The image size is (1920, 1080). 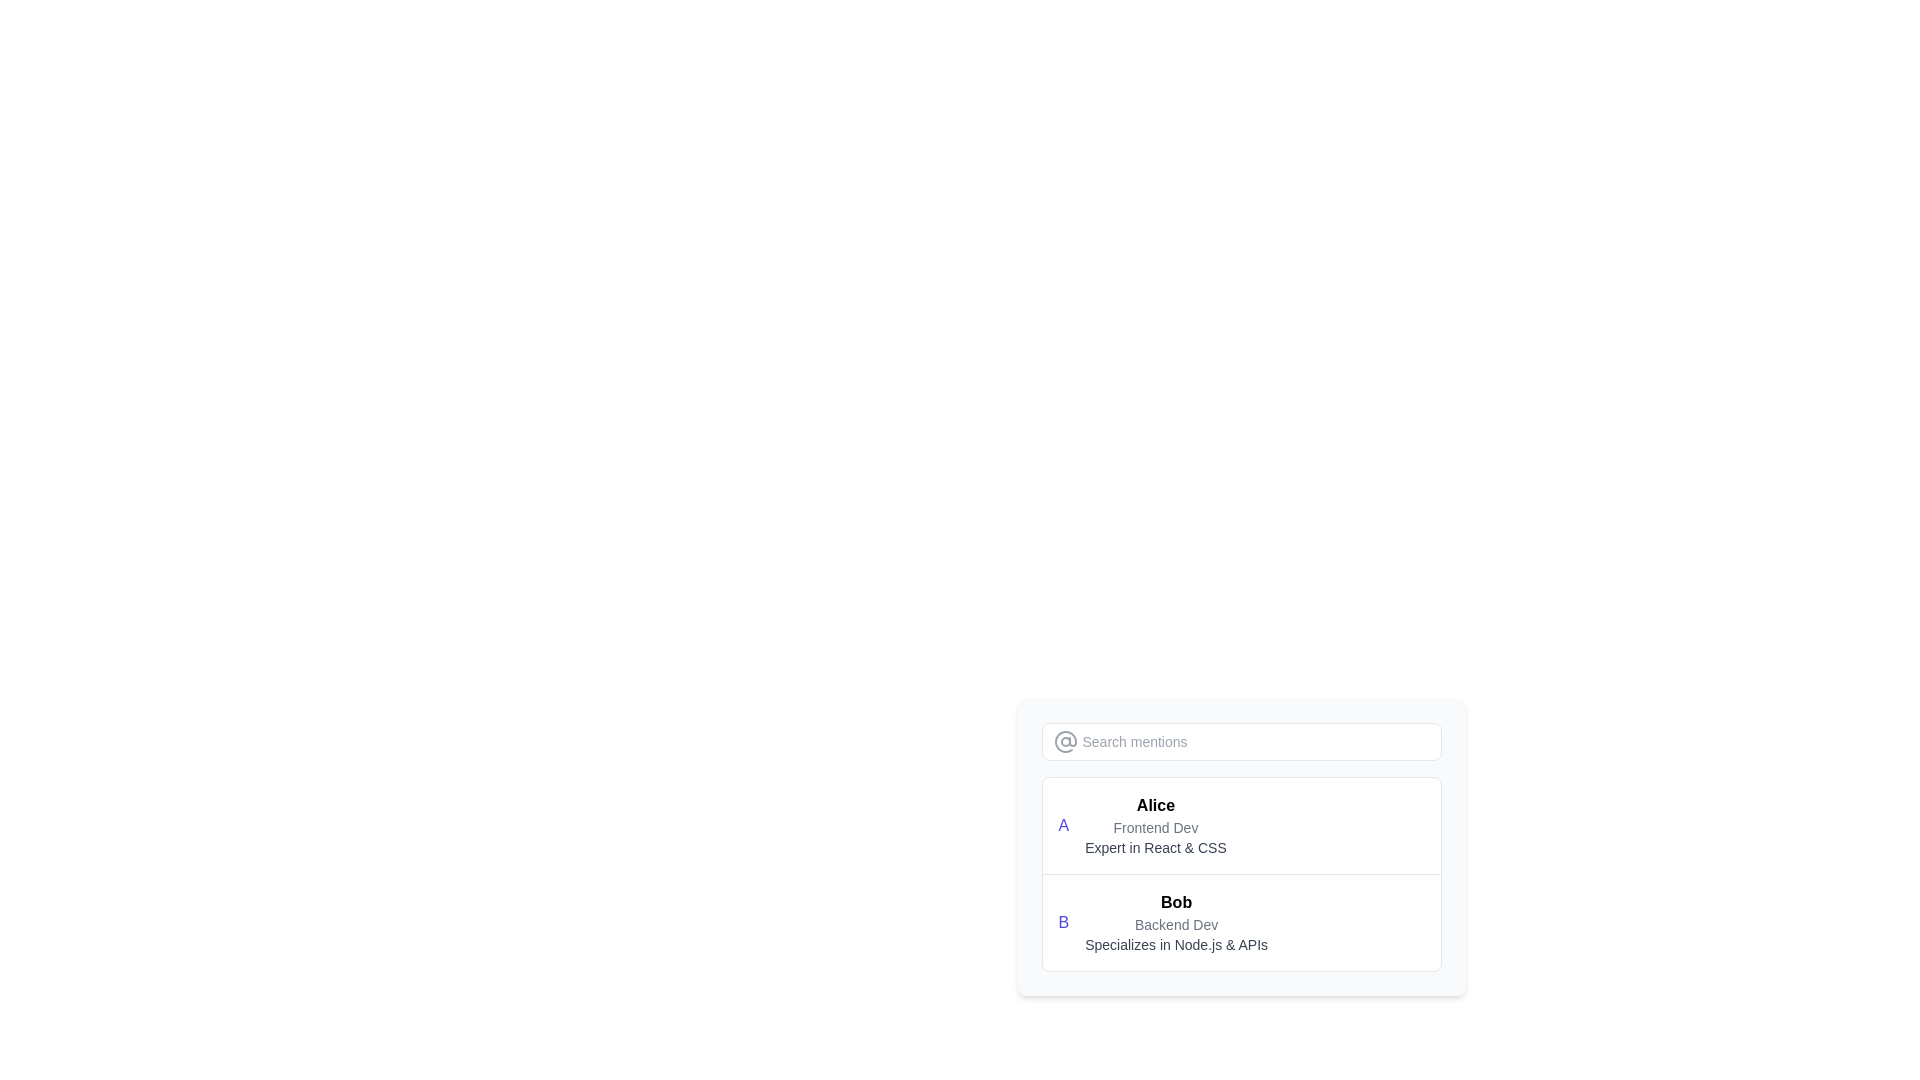 What do you see at coordinates (1240, 825) in the screenshot?
I see `information displayed in the User Profile Card, which is the first item in a list of profile cards, located above the card for 'Bob'` at bounding box center [1240, 825].